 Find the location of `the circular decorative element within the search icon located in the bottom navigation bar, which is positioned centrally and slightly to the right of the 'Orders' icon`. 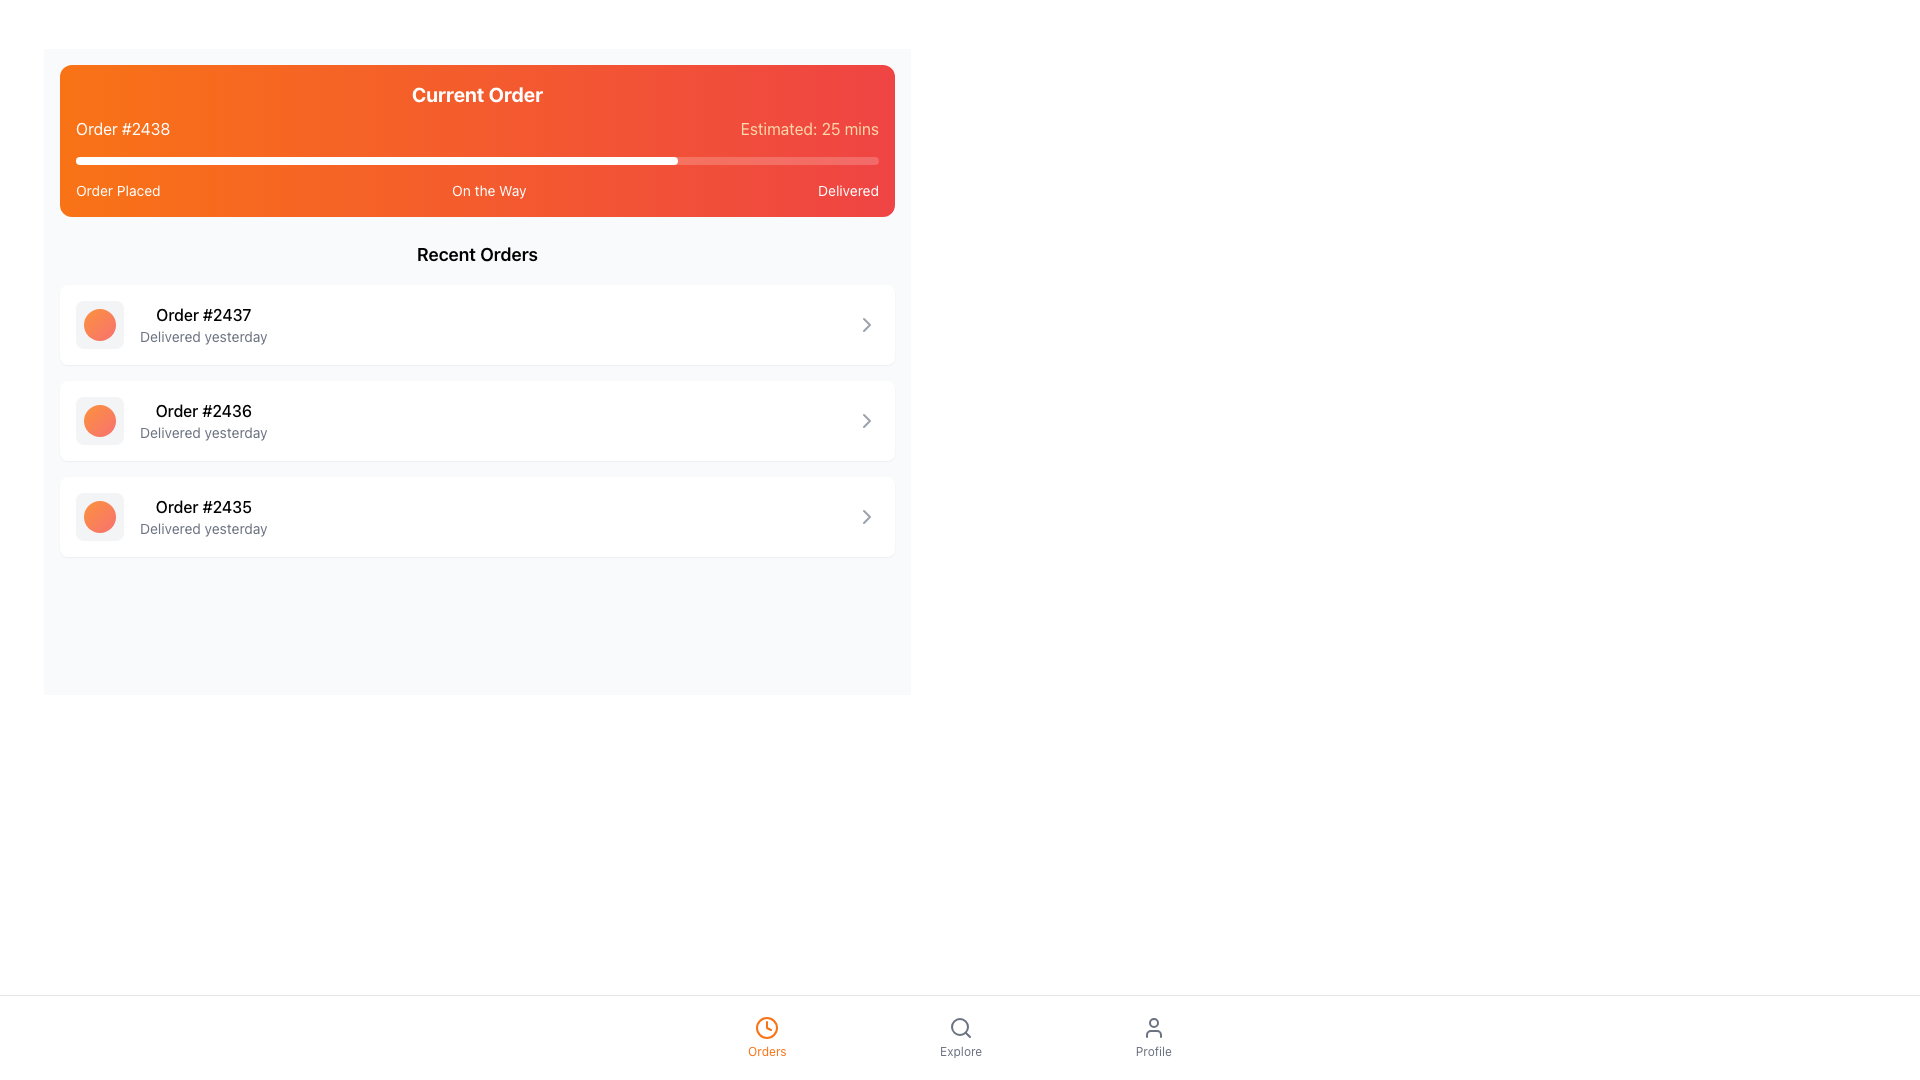

the circular decorative element within the search icon located in the bottom navigation bar, which is positioned centrally and slightly to the right of the 'Orders' icon is located at coordinates (960, 1026).